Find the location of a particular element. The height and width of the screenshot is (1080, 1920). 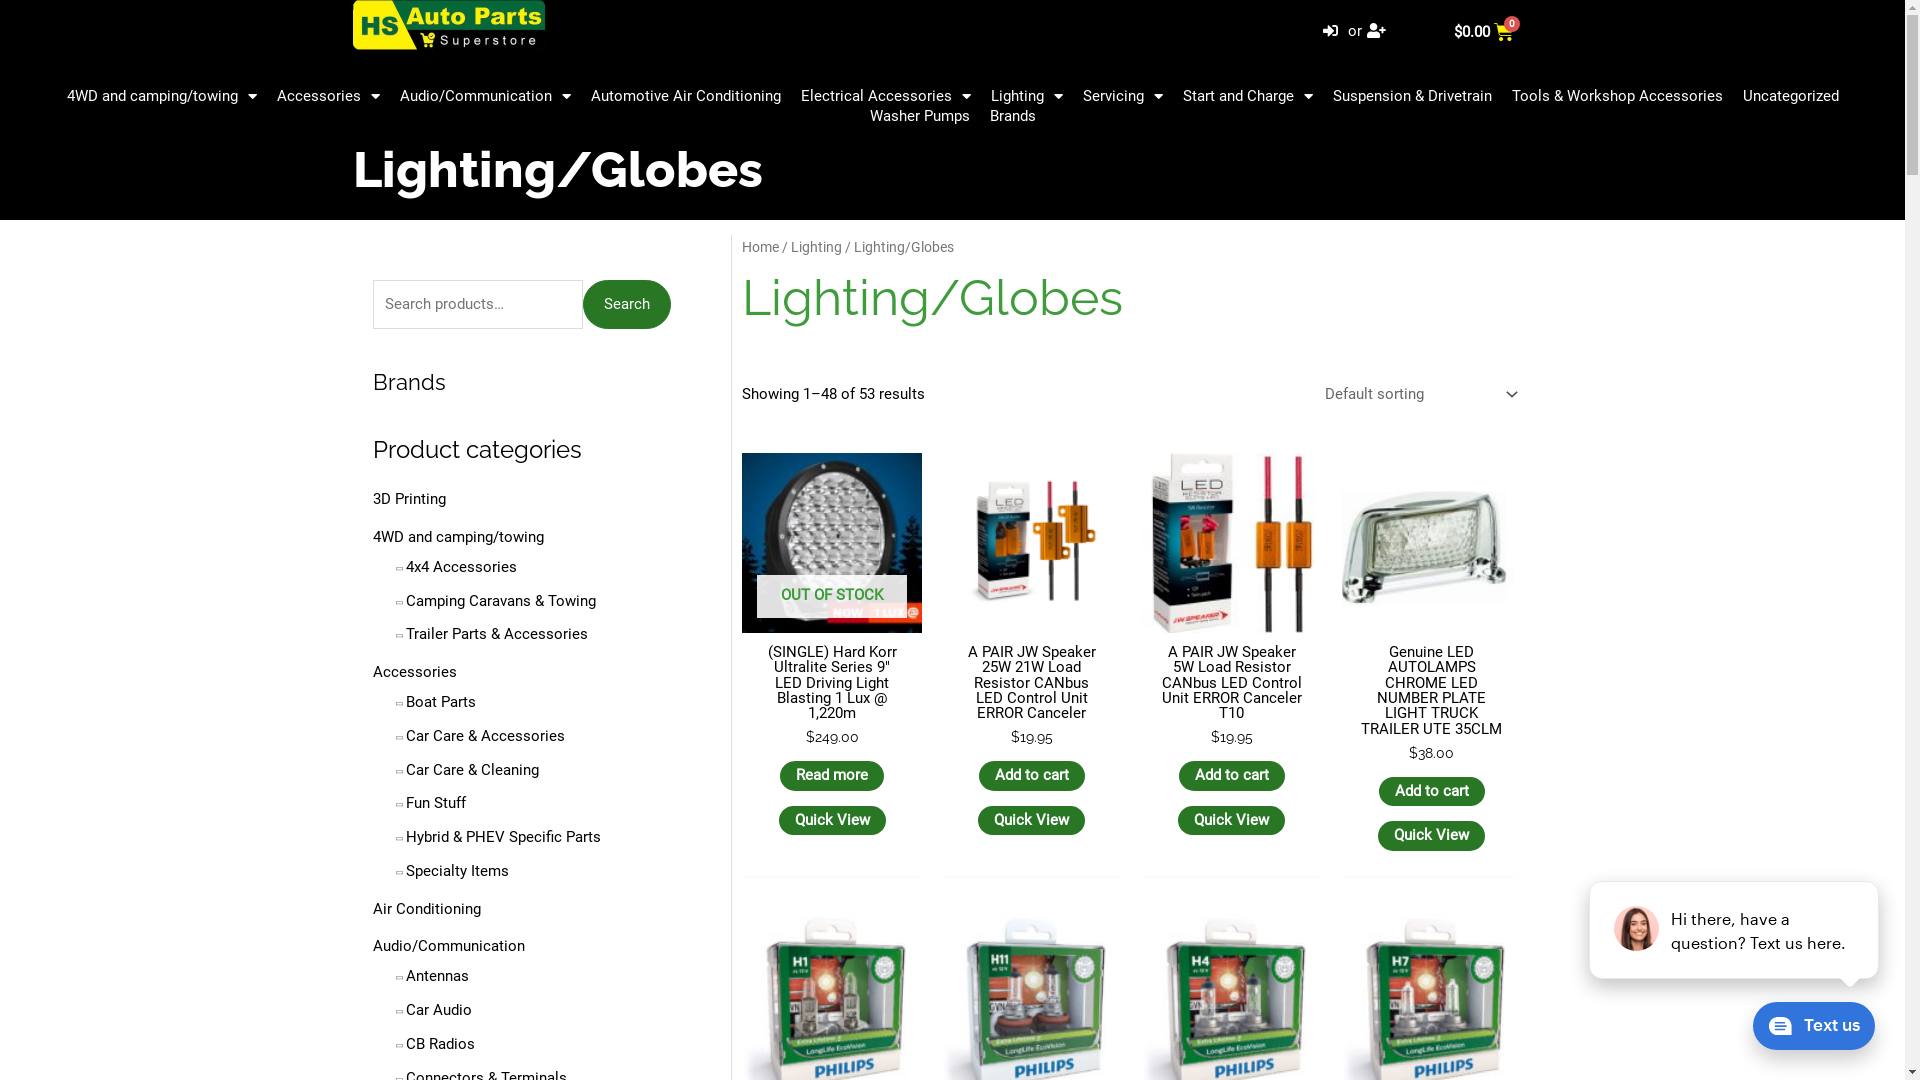

'4x4 Accessories' is located at coordinates (460, 567).